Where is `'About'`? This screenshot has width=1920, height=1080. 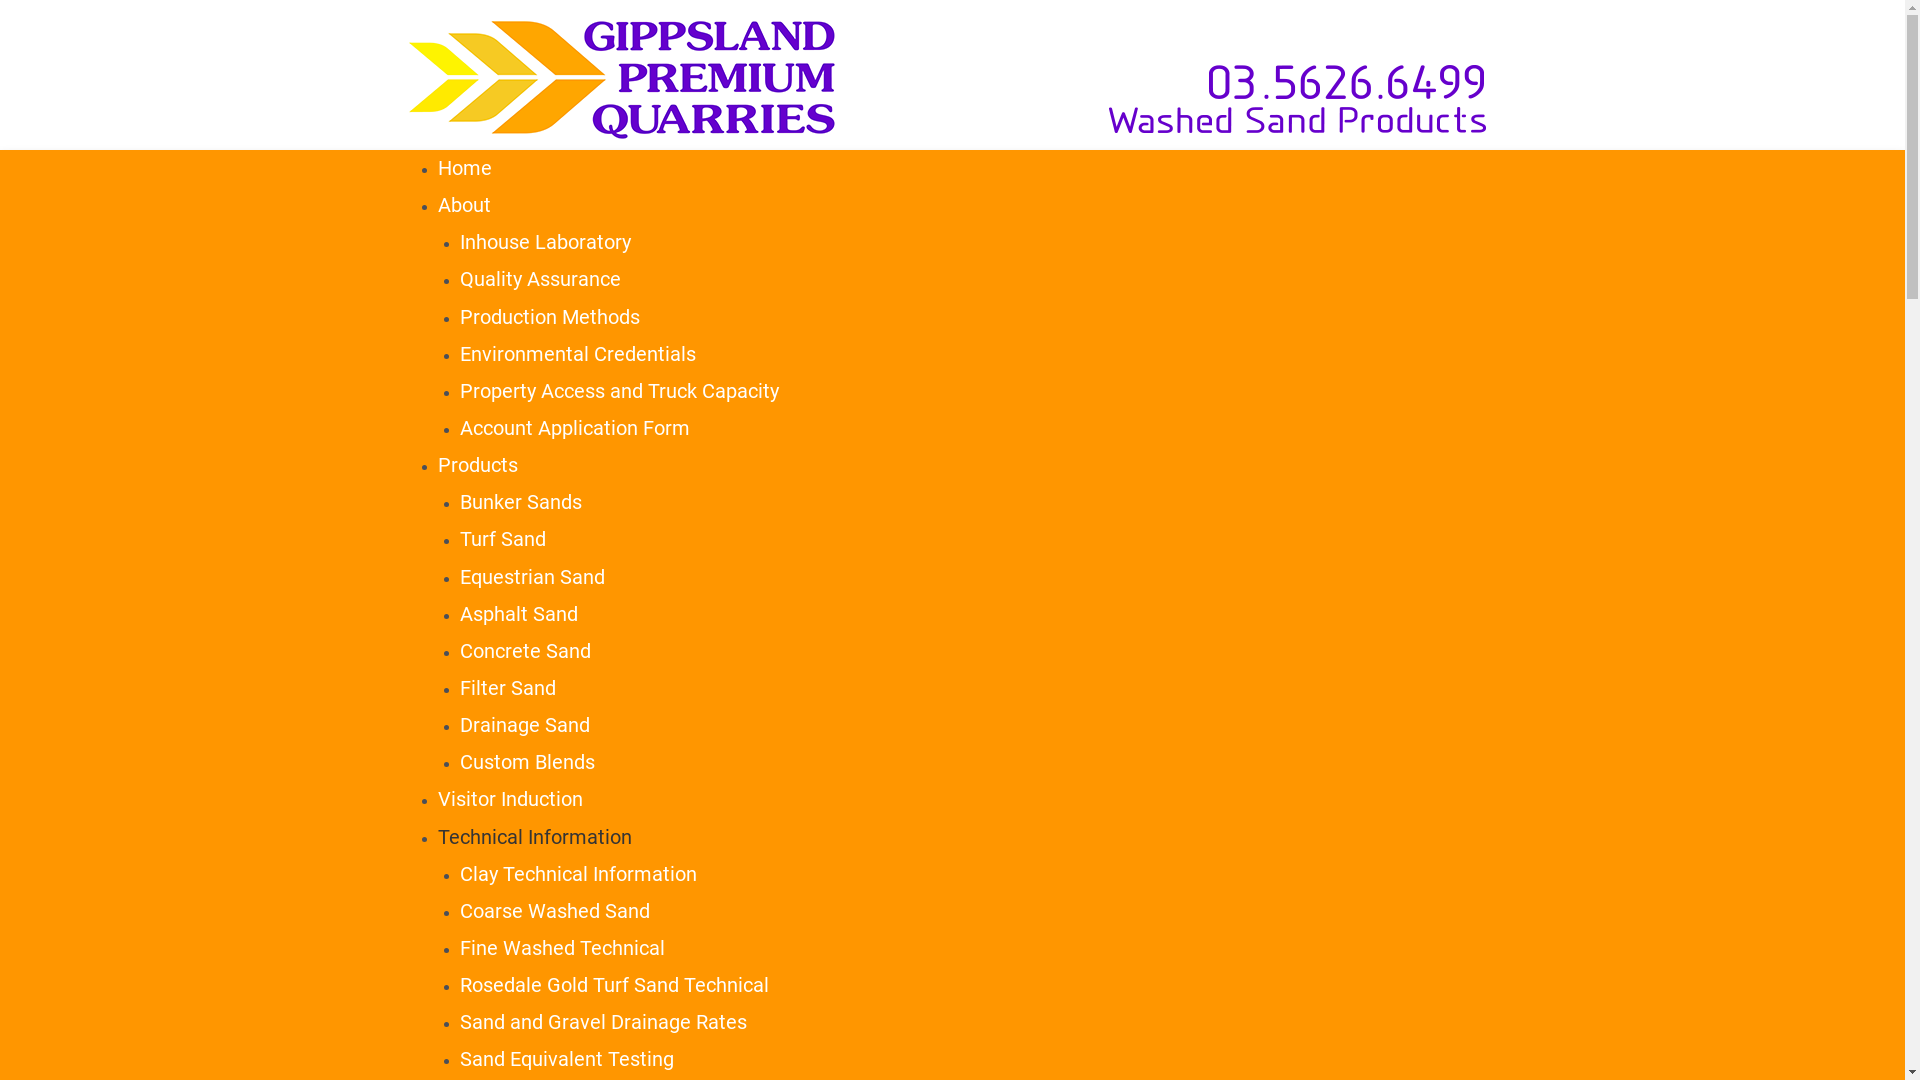
'About' is located at coordinates (463, 204).